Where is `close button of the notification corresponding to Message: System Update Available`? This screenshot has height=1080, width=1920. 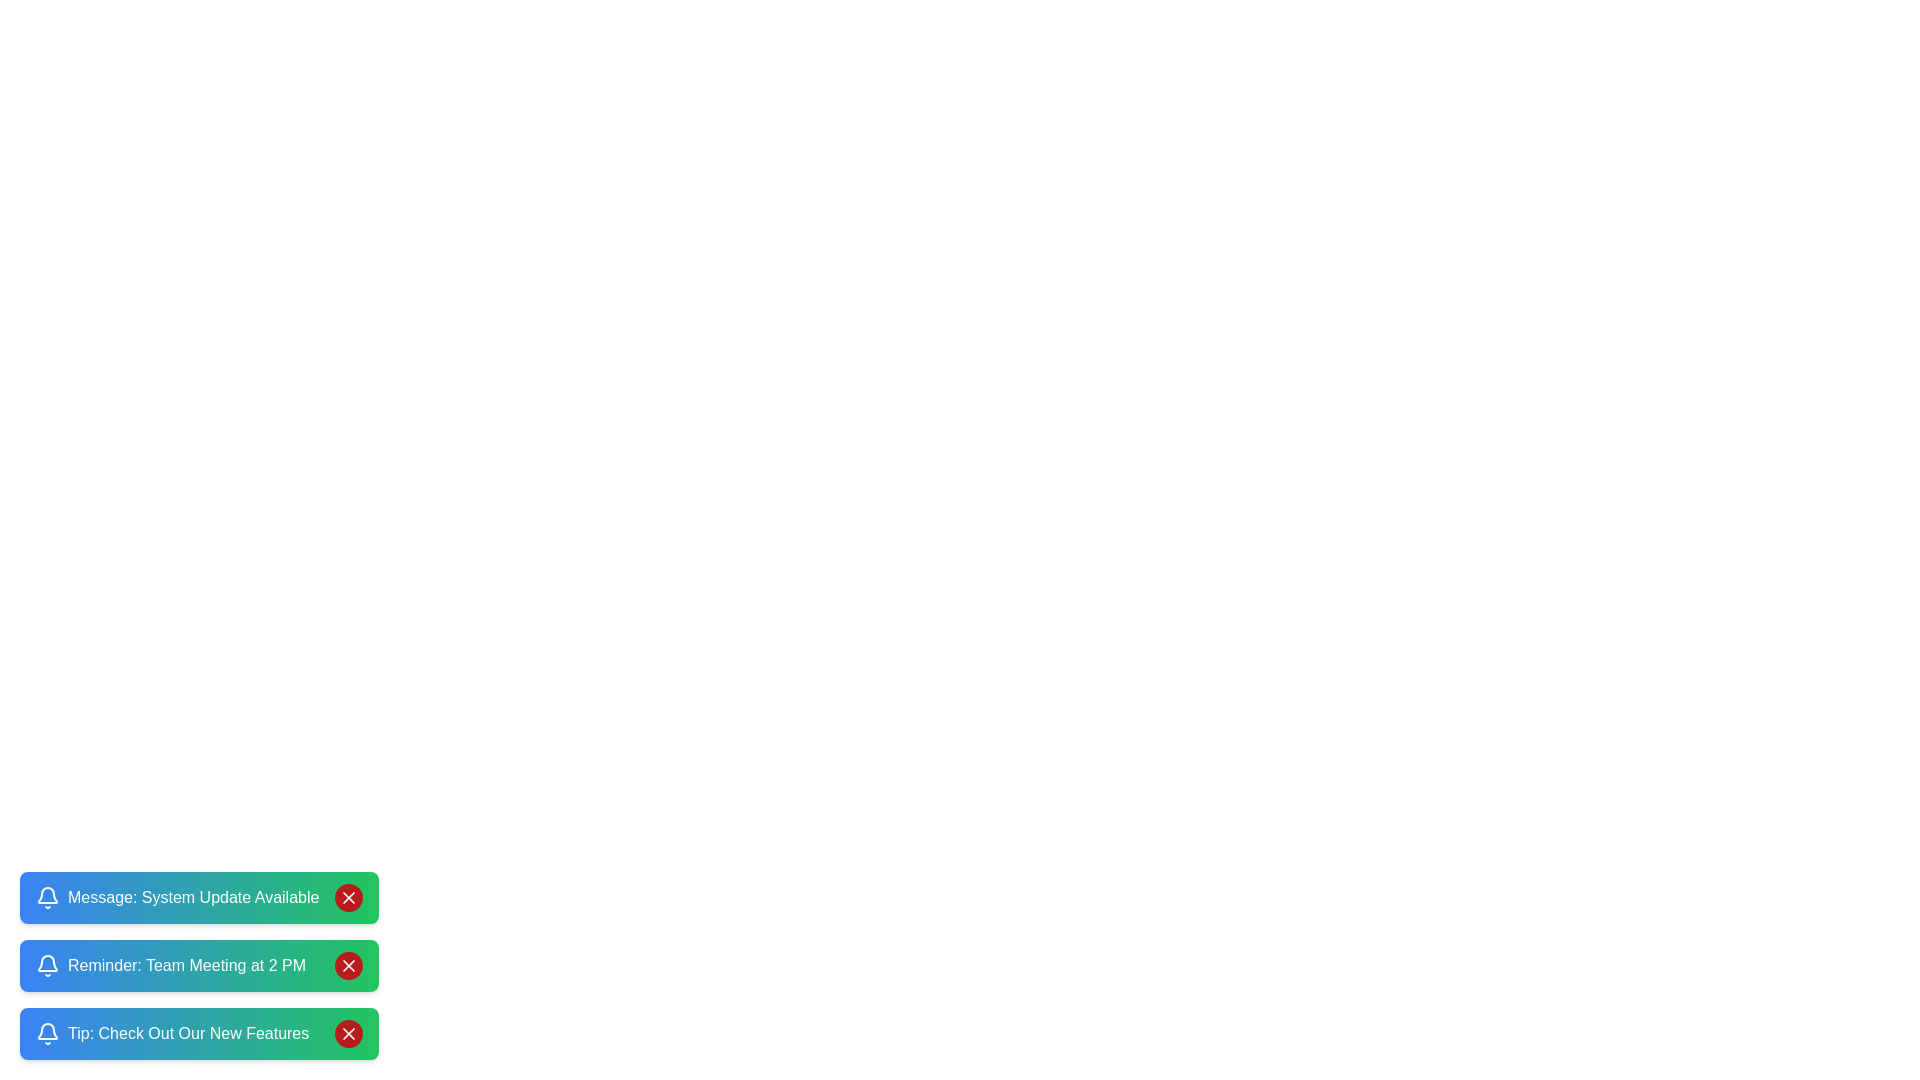
close button of the notification corresponding to Message: System Update Available is located at coordinates (349, 897).